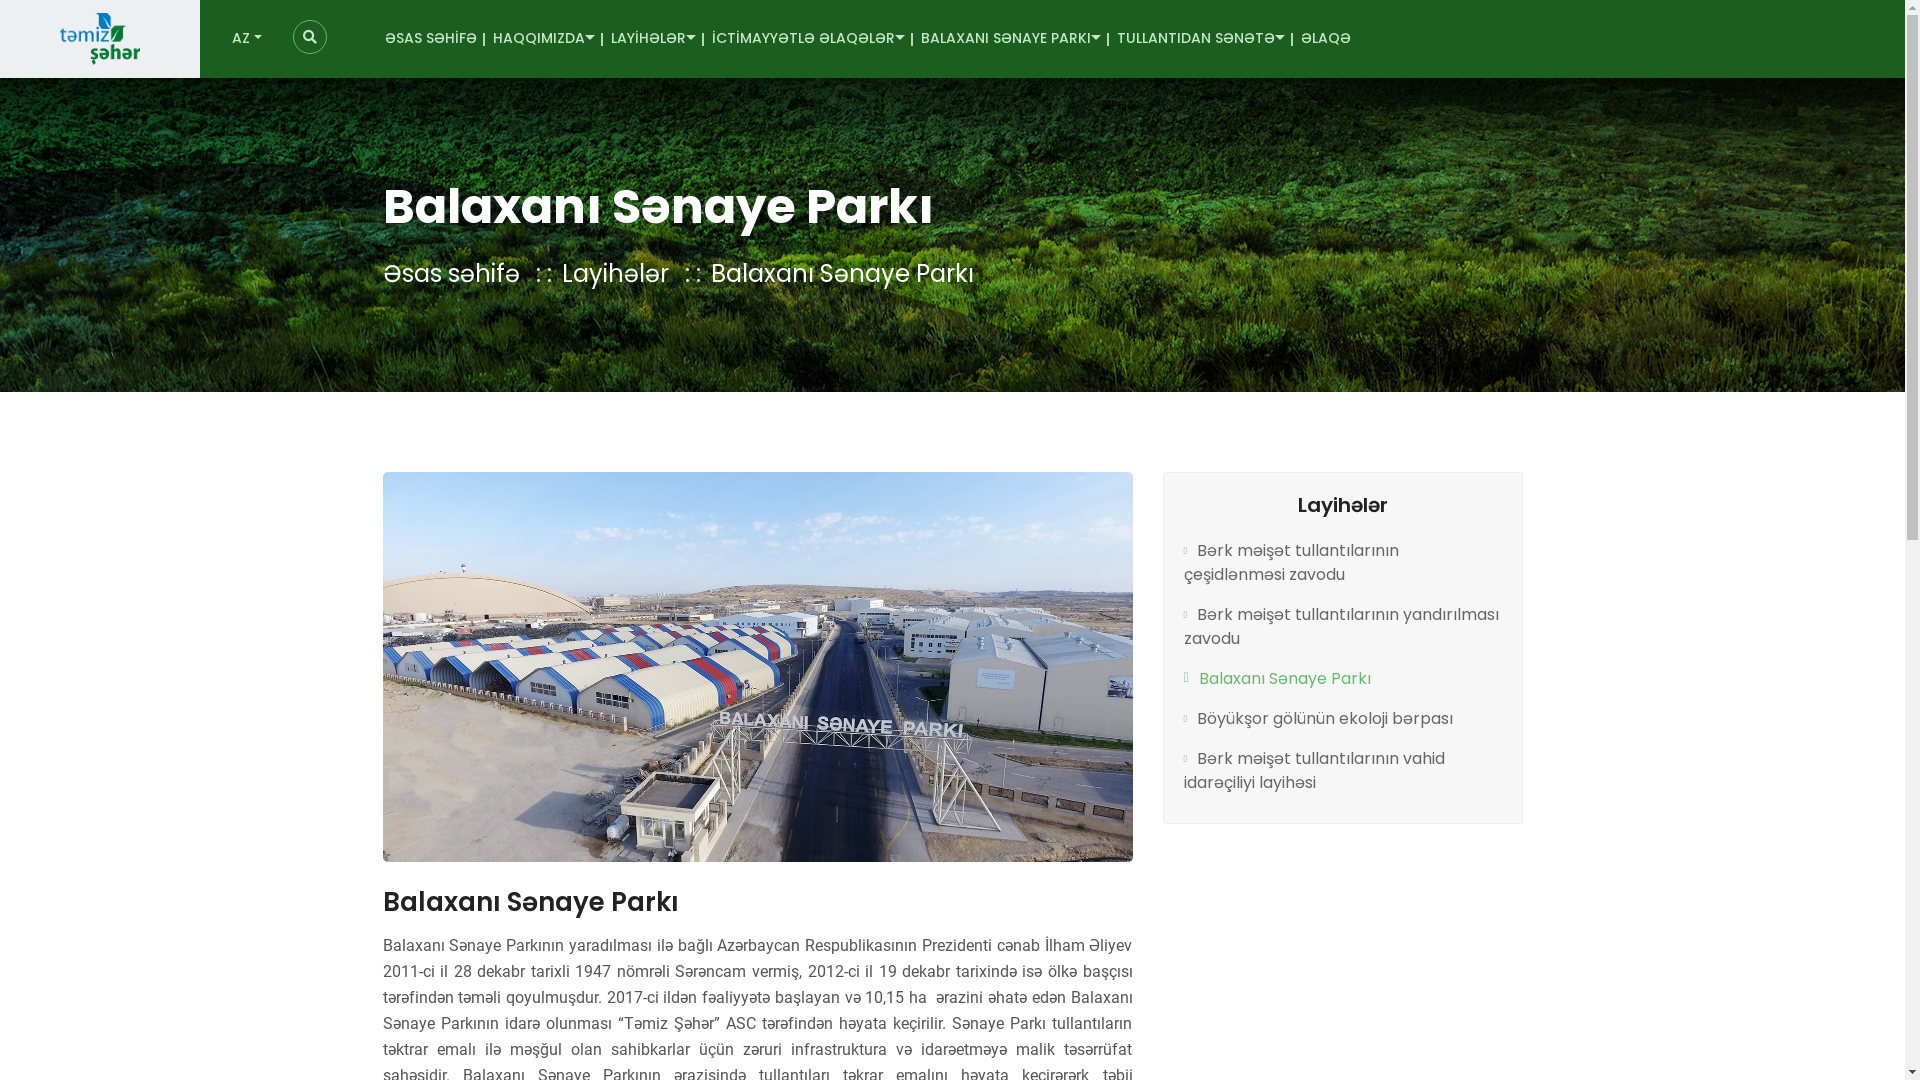 This screenshot has height=1080, width=1920. Describe the element at coordinates (245, 39) in the screenshot. I see `'AZ'` at that location.